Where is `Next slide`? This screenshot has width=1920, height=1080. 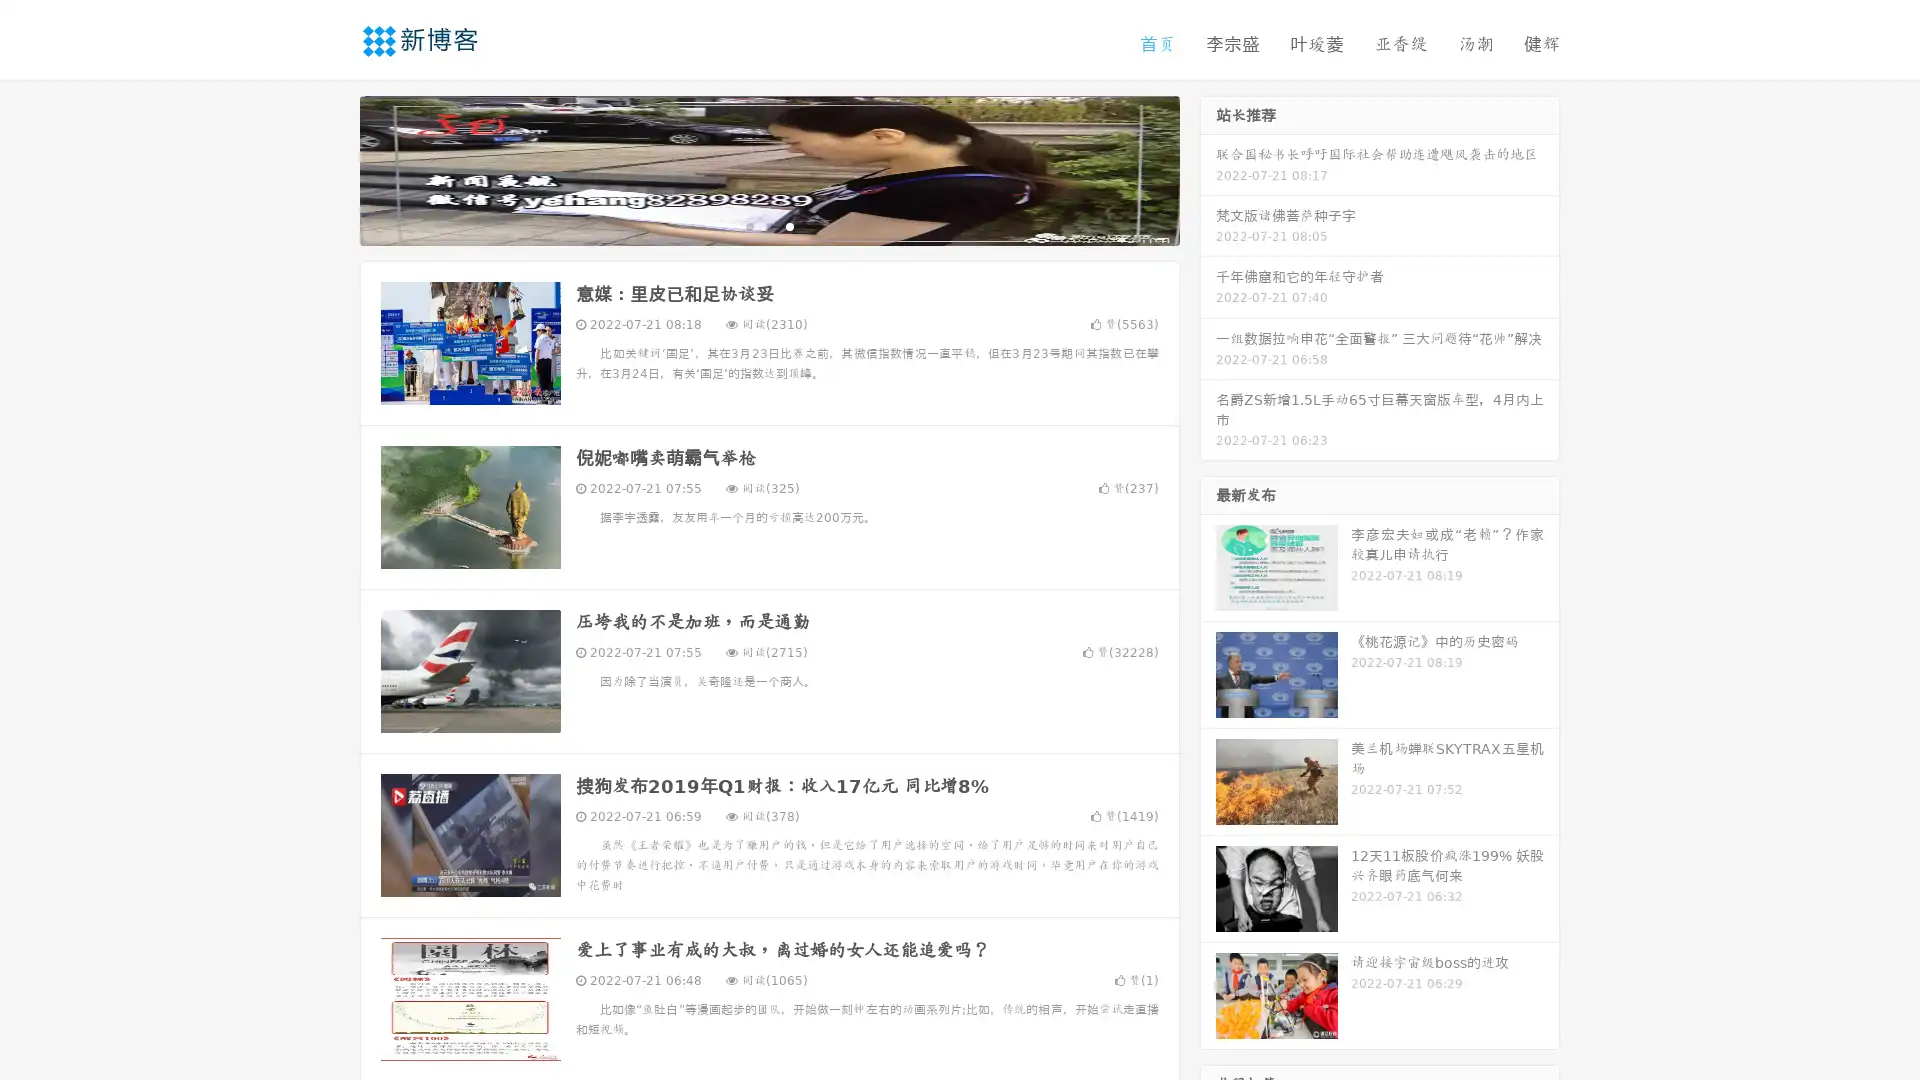 Next slide is located at coordinates (1208, 168).